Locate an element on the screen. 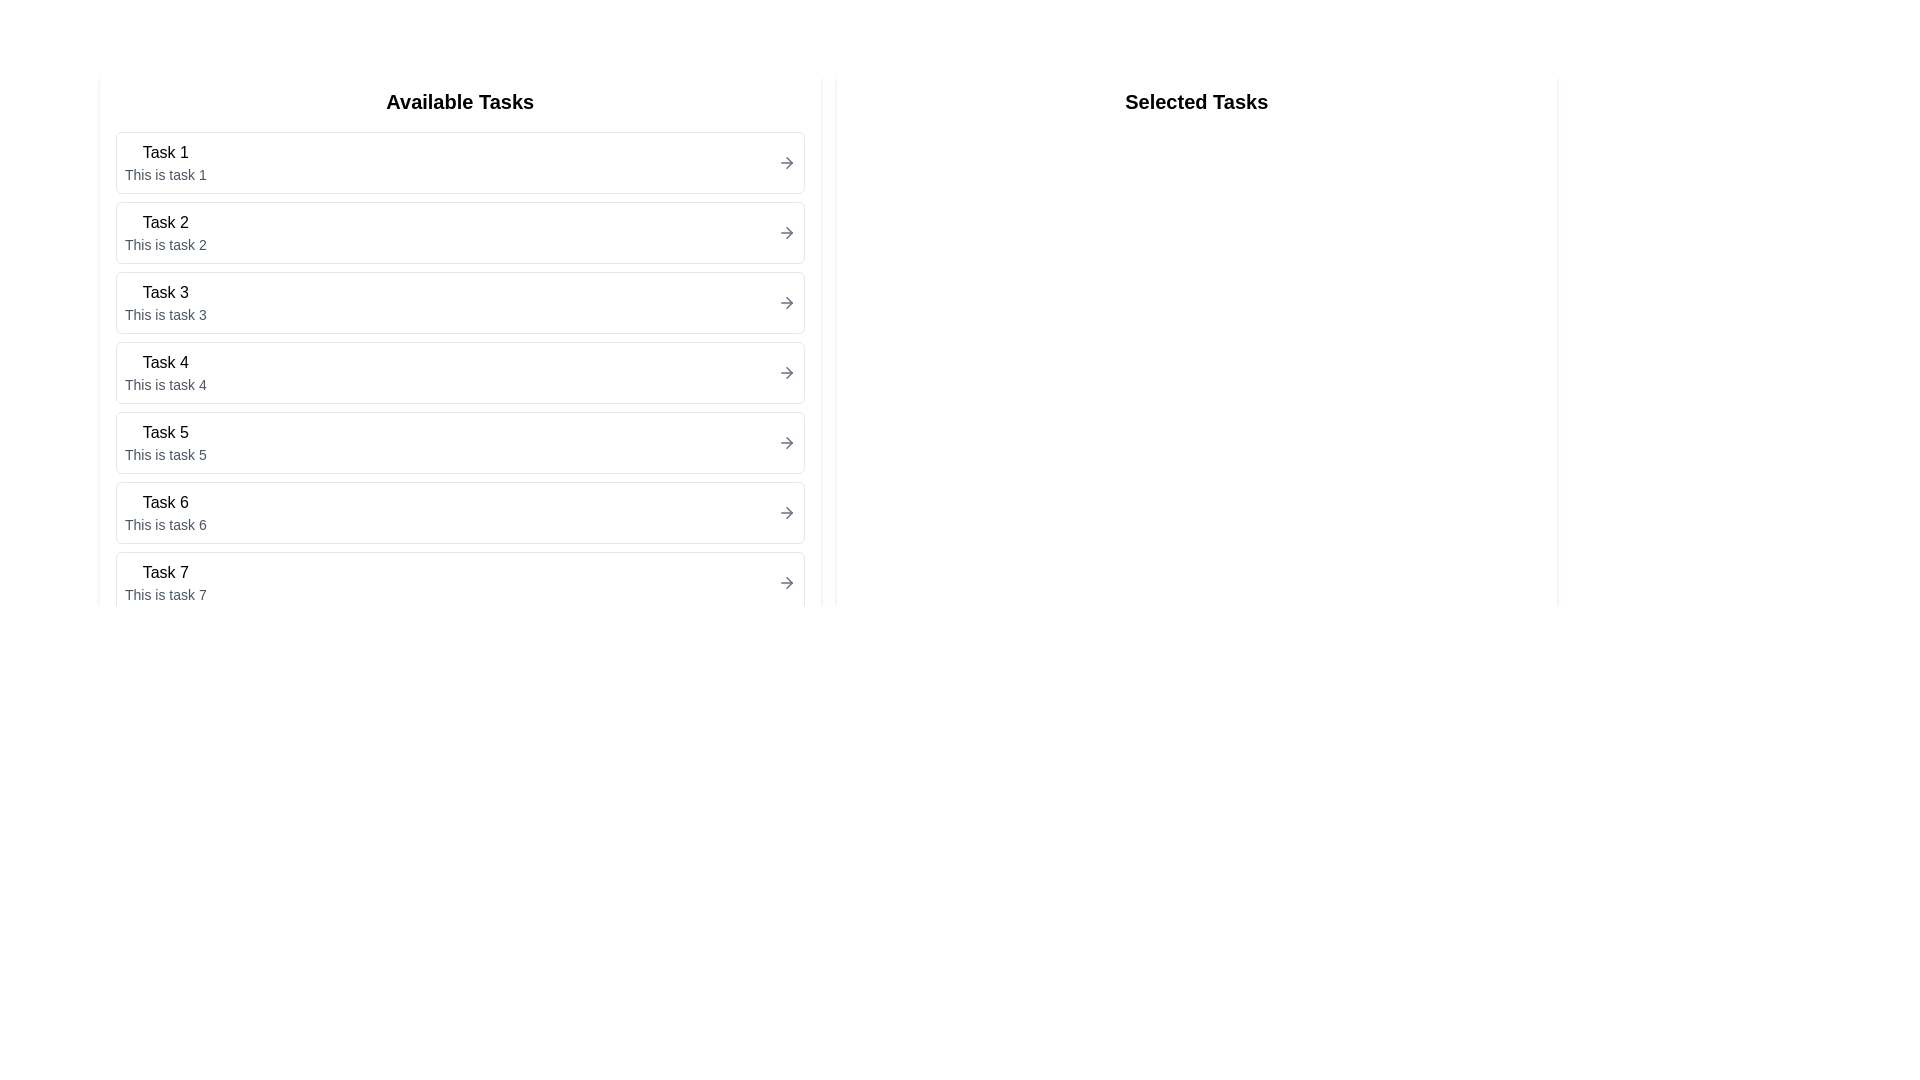 This screenshot has height=1080, width=1920. the right-pointing arrow icon located in the 'Task 4' row of the 'Available Tasks' section is located at coordinates (788, 303).